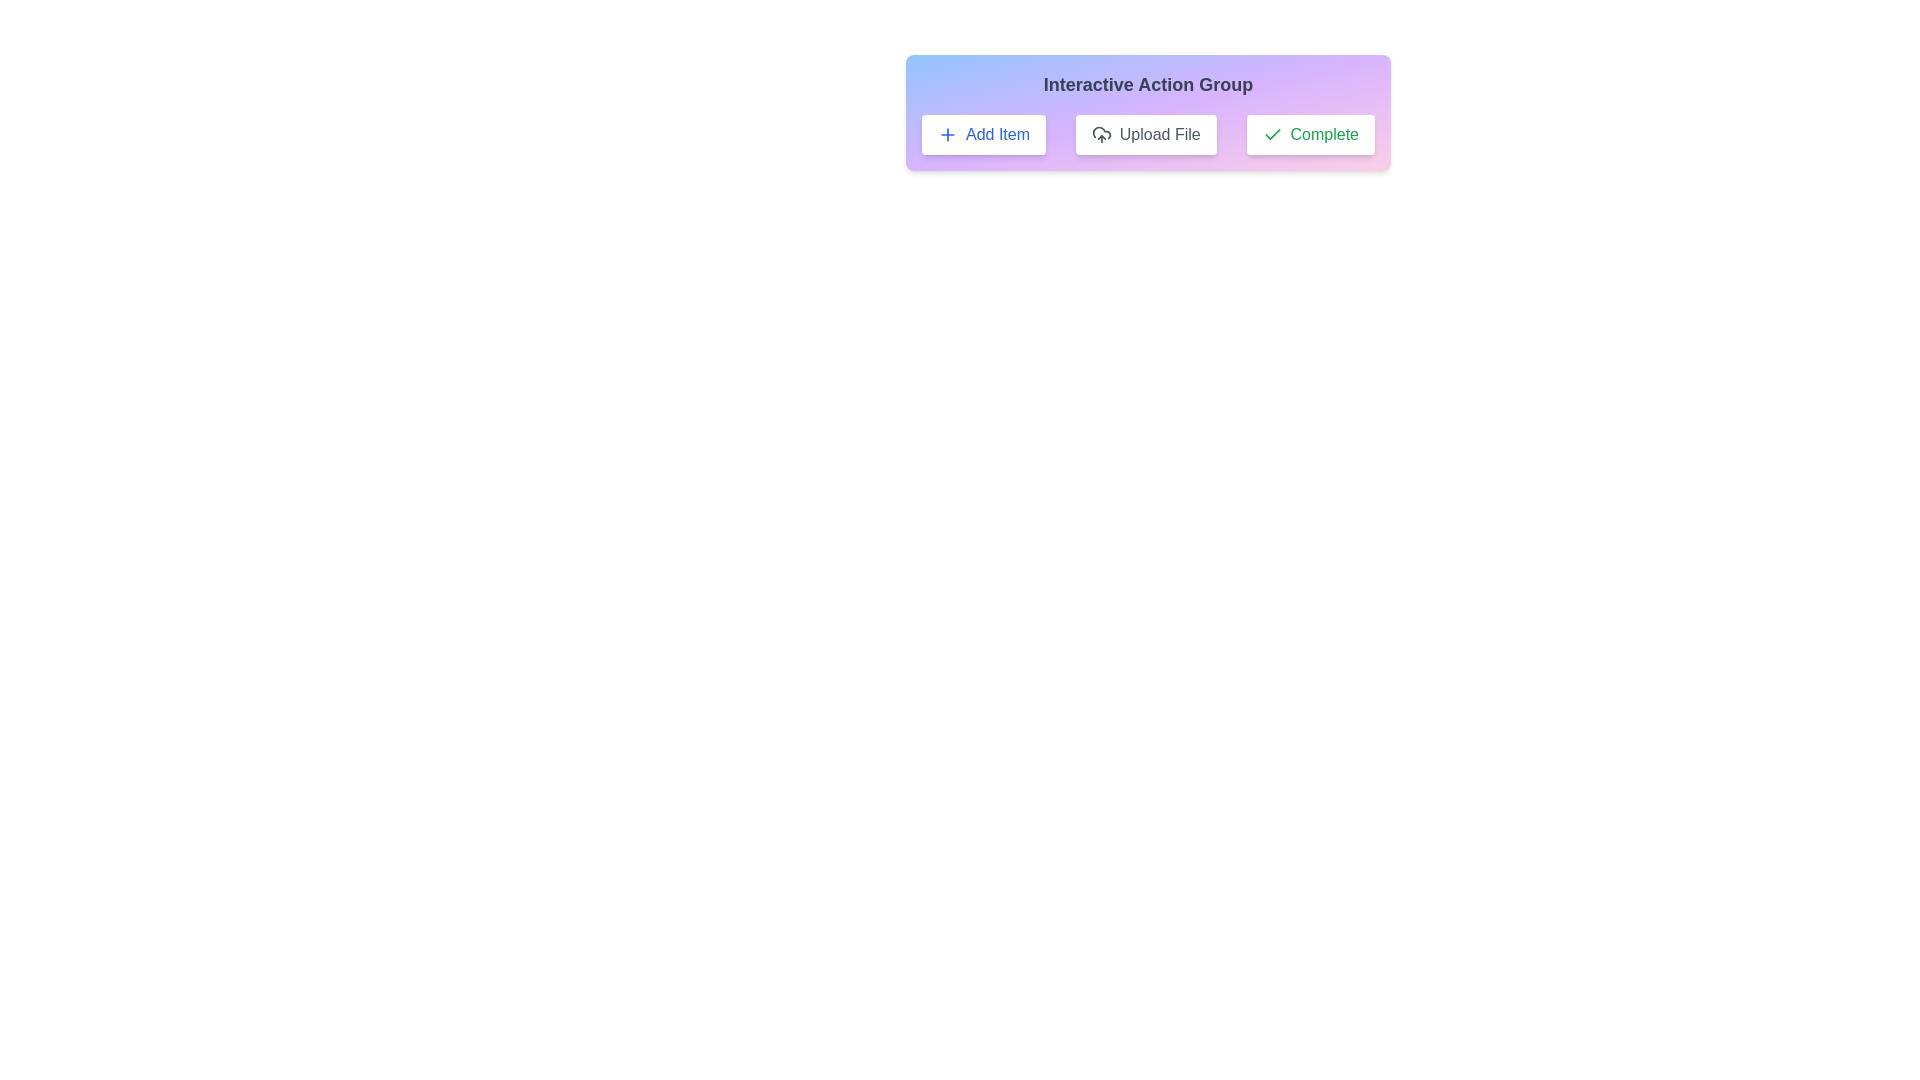 The image size is (1920, 1080). What do you see at coordinates (1271, 134) in the screenshot?
I see `the checkmark icon, which is located at the center of the 'Complete' button, designed with a green stroke and rounded end, positioned on the rightmost side of a group of three buttons` at bounding box center [1271, 134].